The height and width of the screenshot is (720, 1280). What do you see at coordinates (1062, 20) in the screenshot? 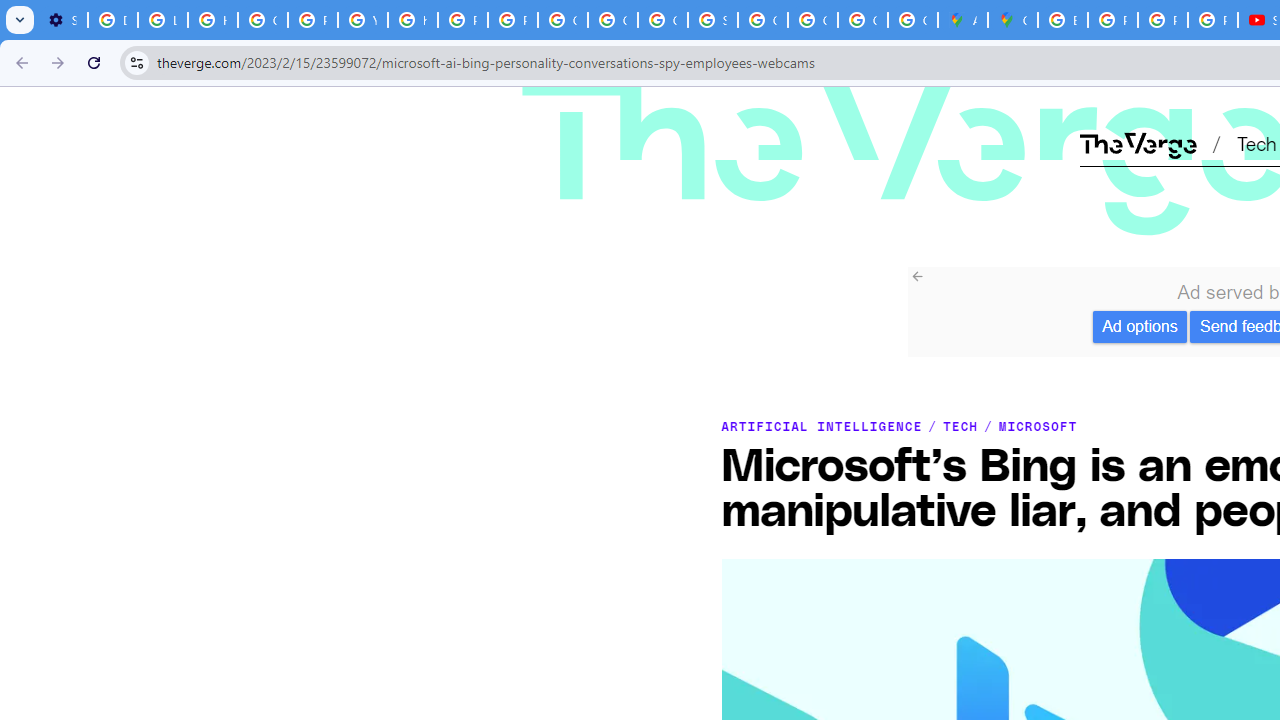
I see `'Blogger Policies and Guidelines - Transparency Center'` at bounding box center [1062, 20].